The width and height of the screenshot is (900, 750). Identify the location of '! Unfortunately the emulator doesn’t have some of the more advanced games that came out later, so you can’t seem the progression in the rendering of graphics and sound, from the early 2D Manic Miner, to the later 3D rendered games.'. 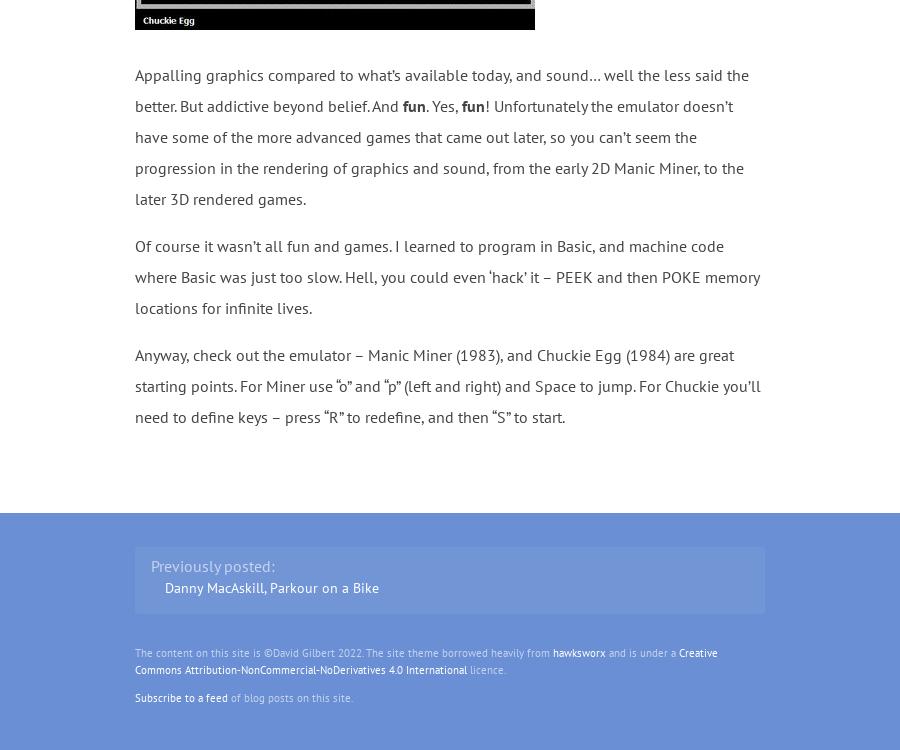
(439, 152).